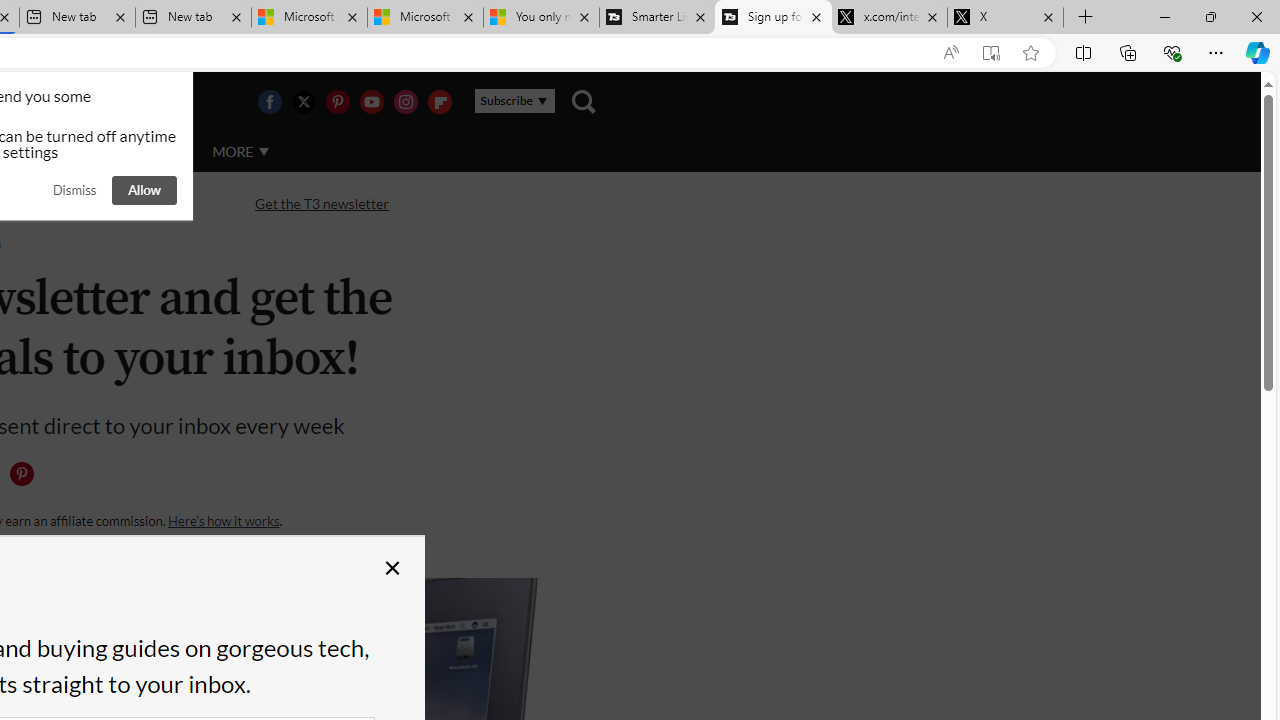 The width and height of the screenshot is (1280, 720). I want to click on 'Subscribe', so click(514, 101).